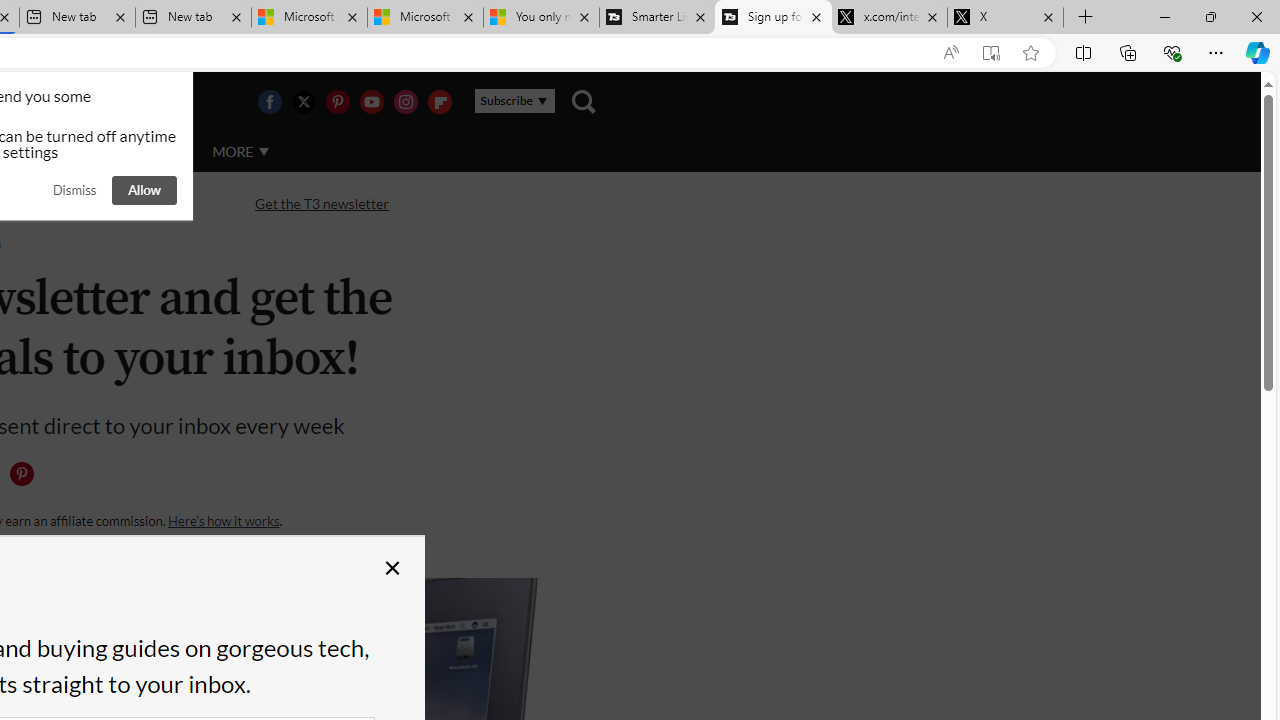 The width and height of the screenshot is (1280, 720). I want to click on 'Subscribe', so click(514, 101).